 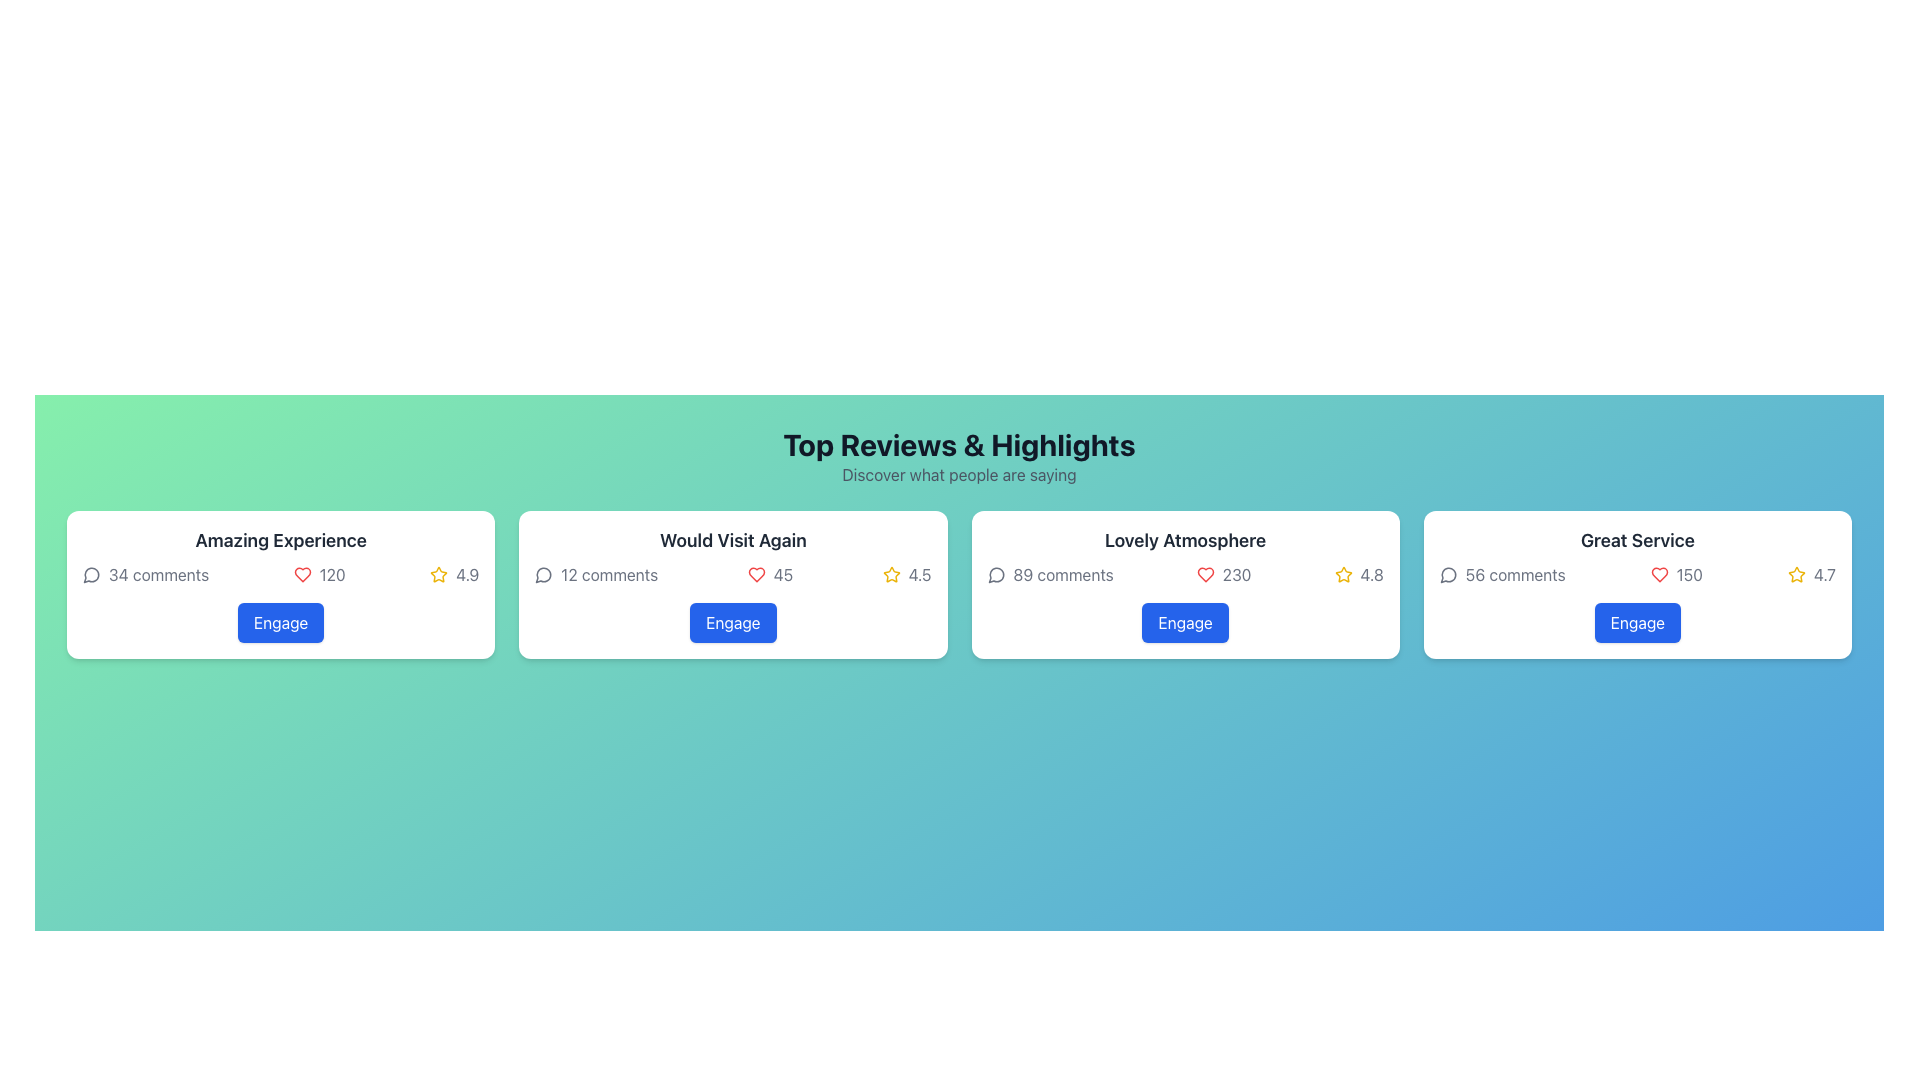 What do you see at coordinates (732, 540) in the screenshot?
I see `the text 'Would Visit Again' which is styled in bold dark gray color and is centered within a white rectangular card with rounded corners, located in the second card of a row of four cards` at bounding box center [732, 540].